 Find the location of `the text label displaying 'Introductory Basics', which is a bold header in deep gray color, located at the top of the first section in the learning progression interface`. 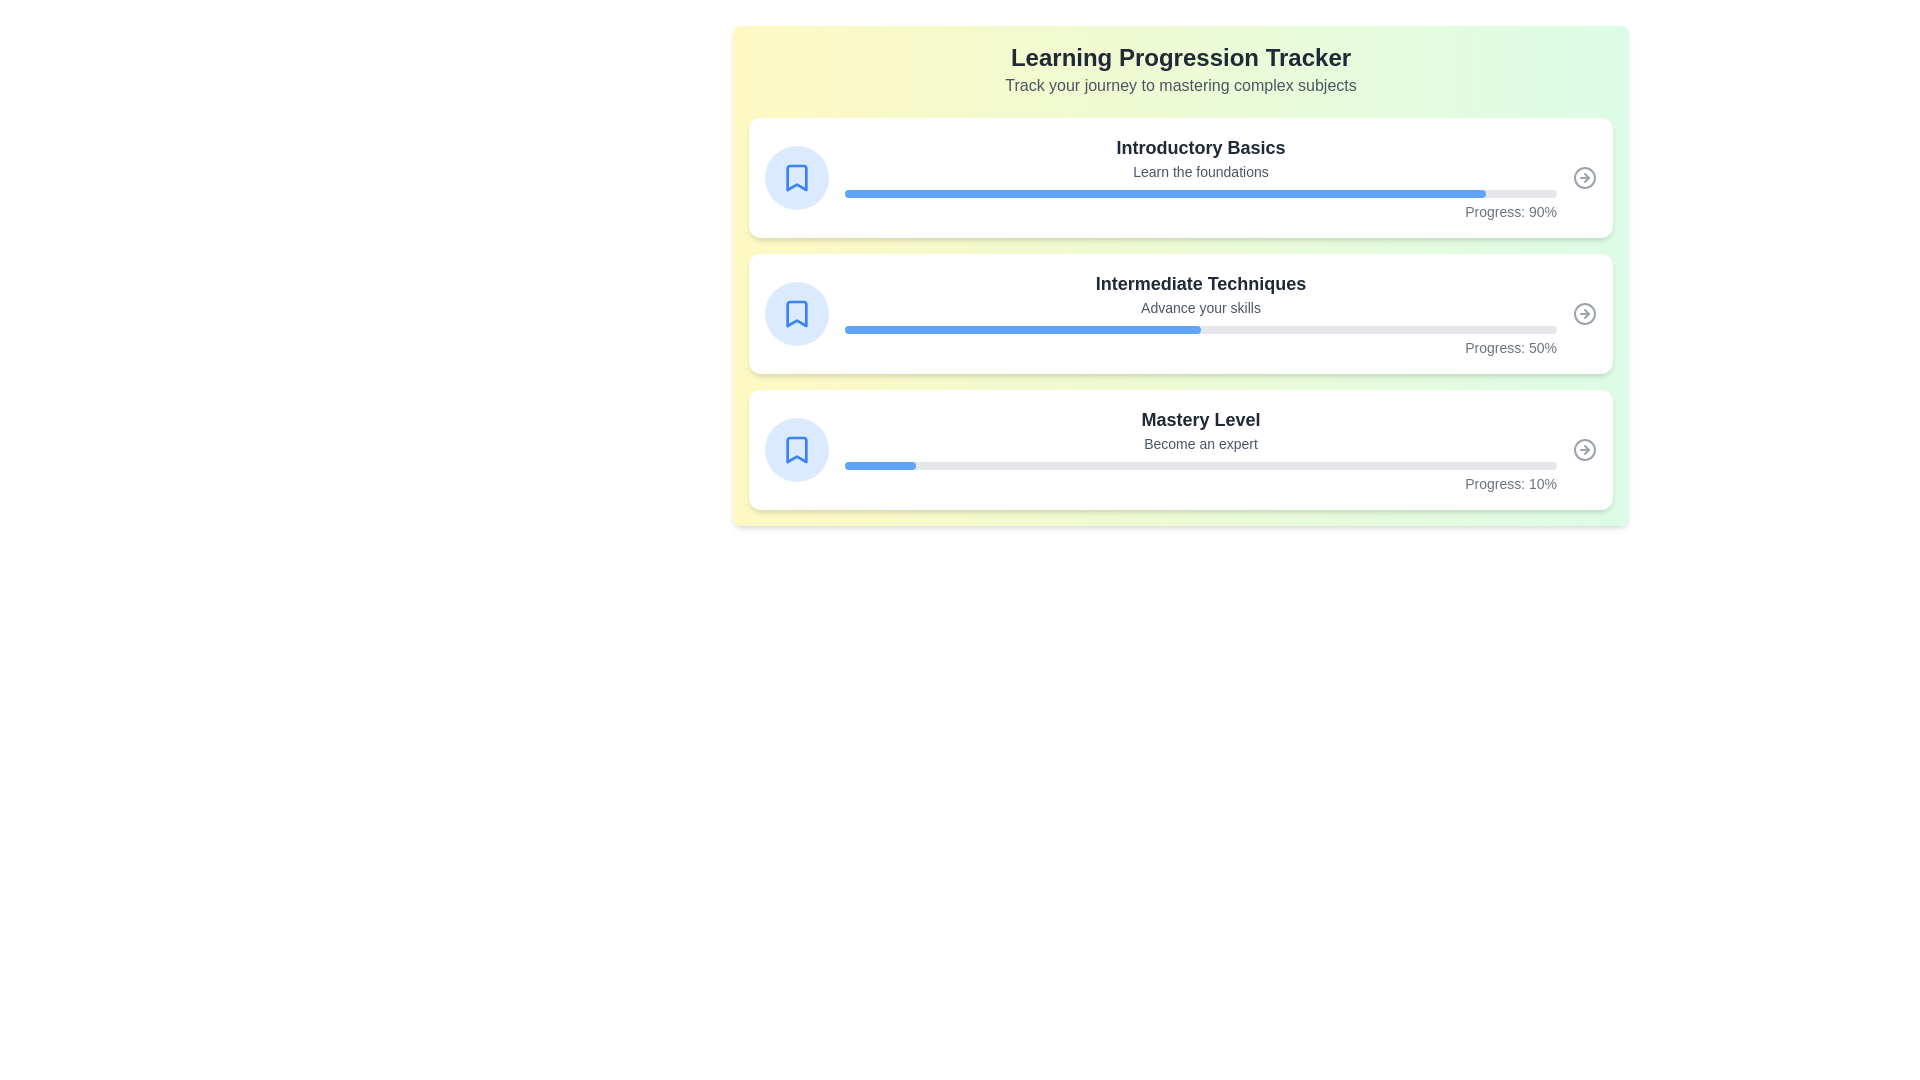

the text label displaying 'Introductory Basics', which is a bold header in deep gray color, located at the top of the first section in the learning progression interface is located at coordinates (1200, 146).